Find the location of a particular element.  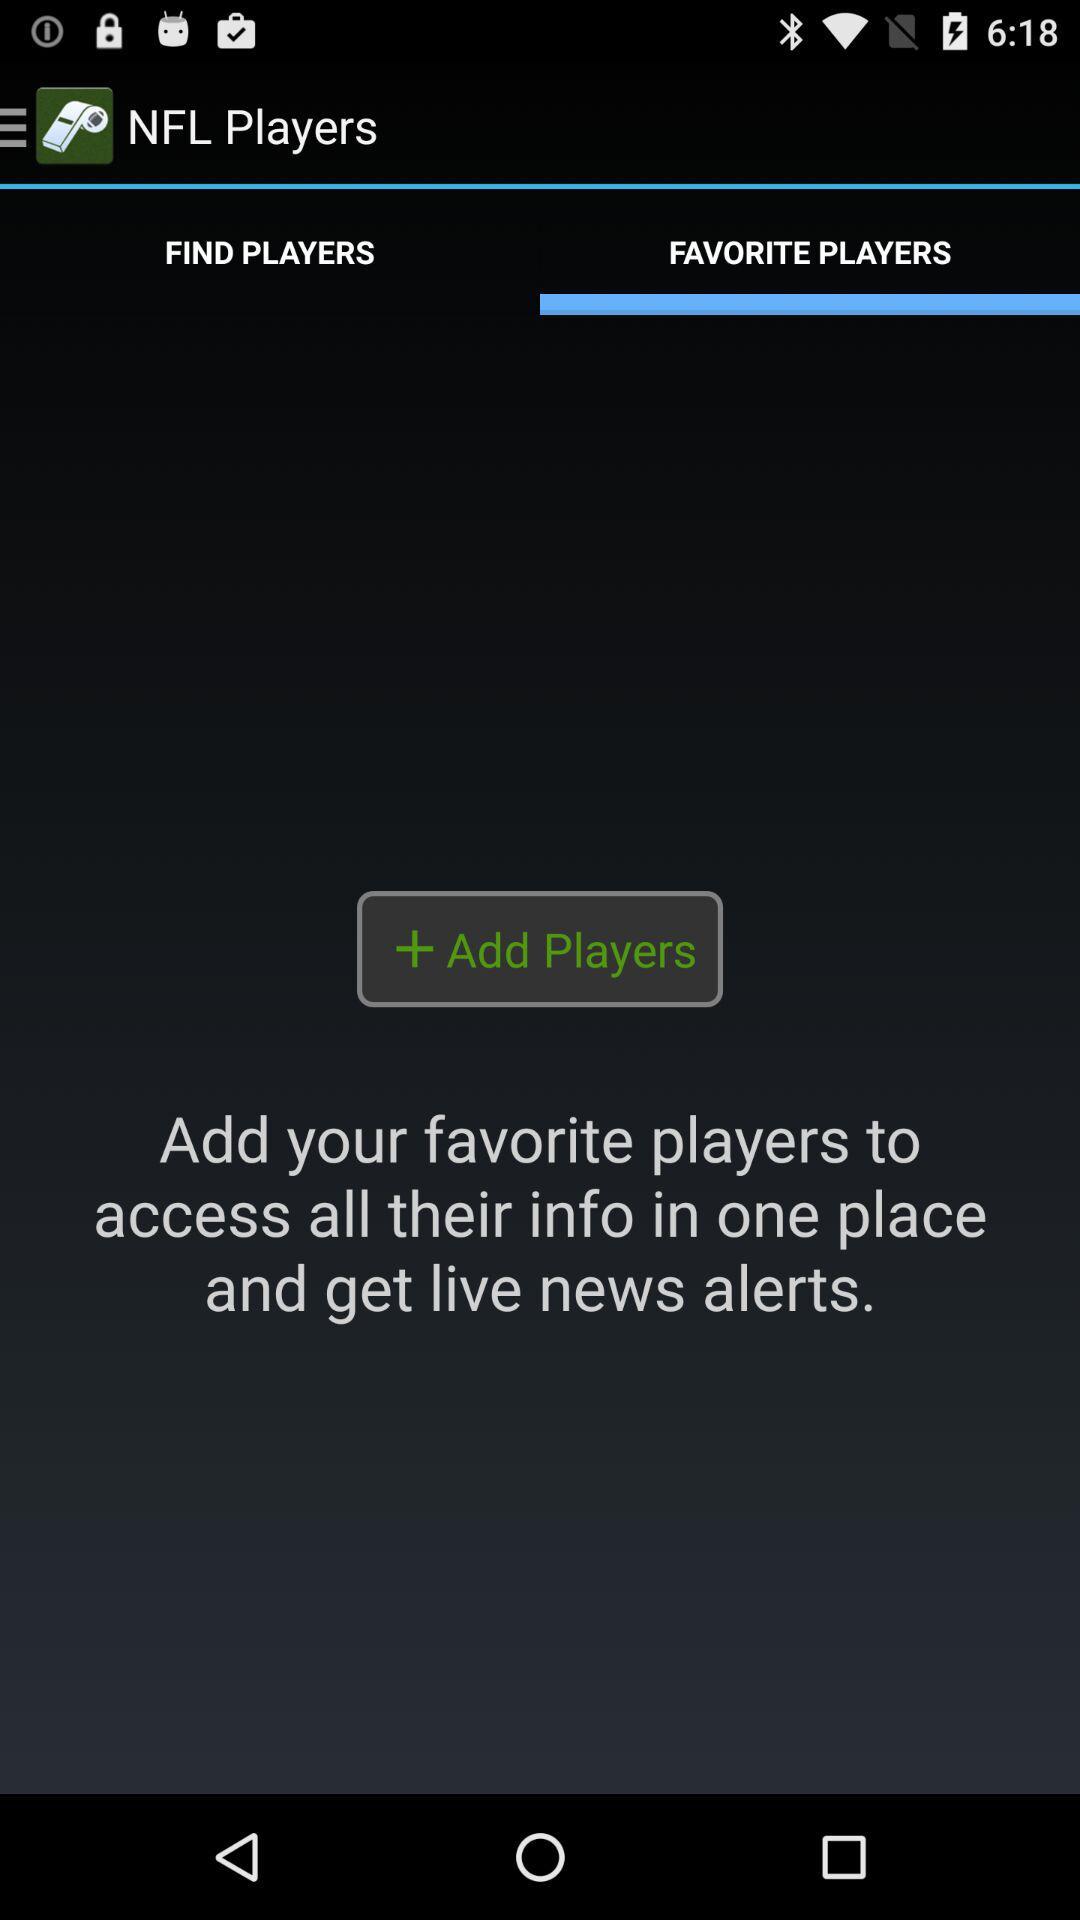

new players is located at coordinates (540, 1053).